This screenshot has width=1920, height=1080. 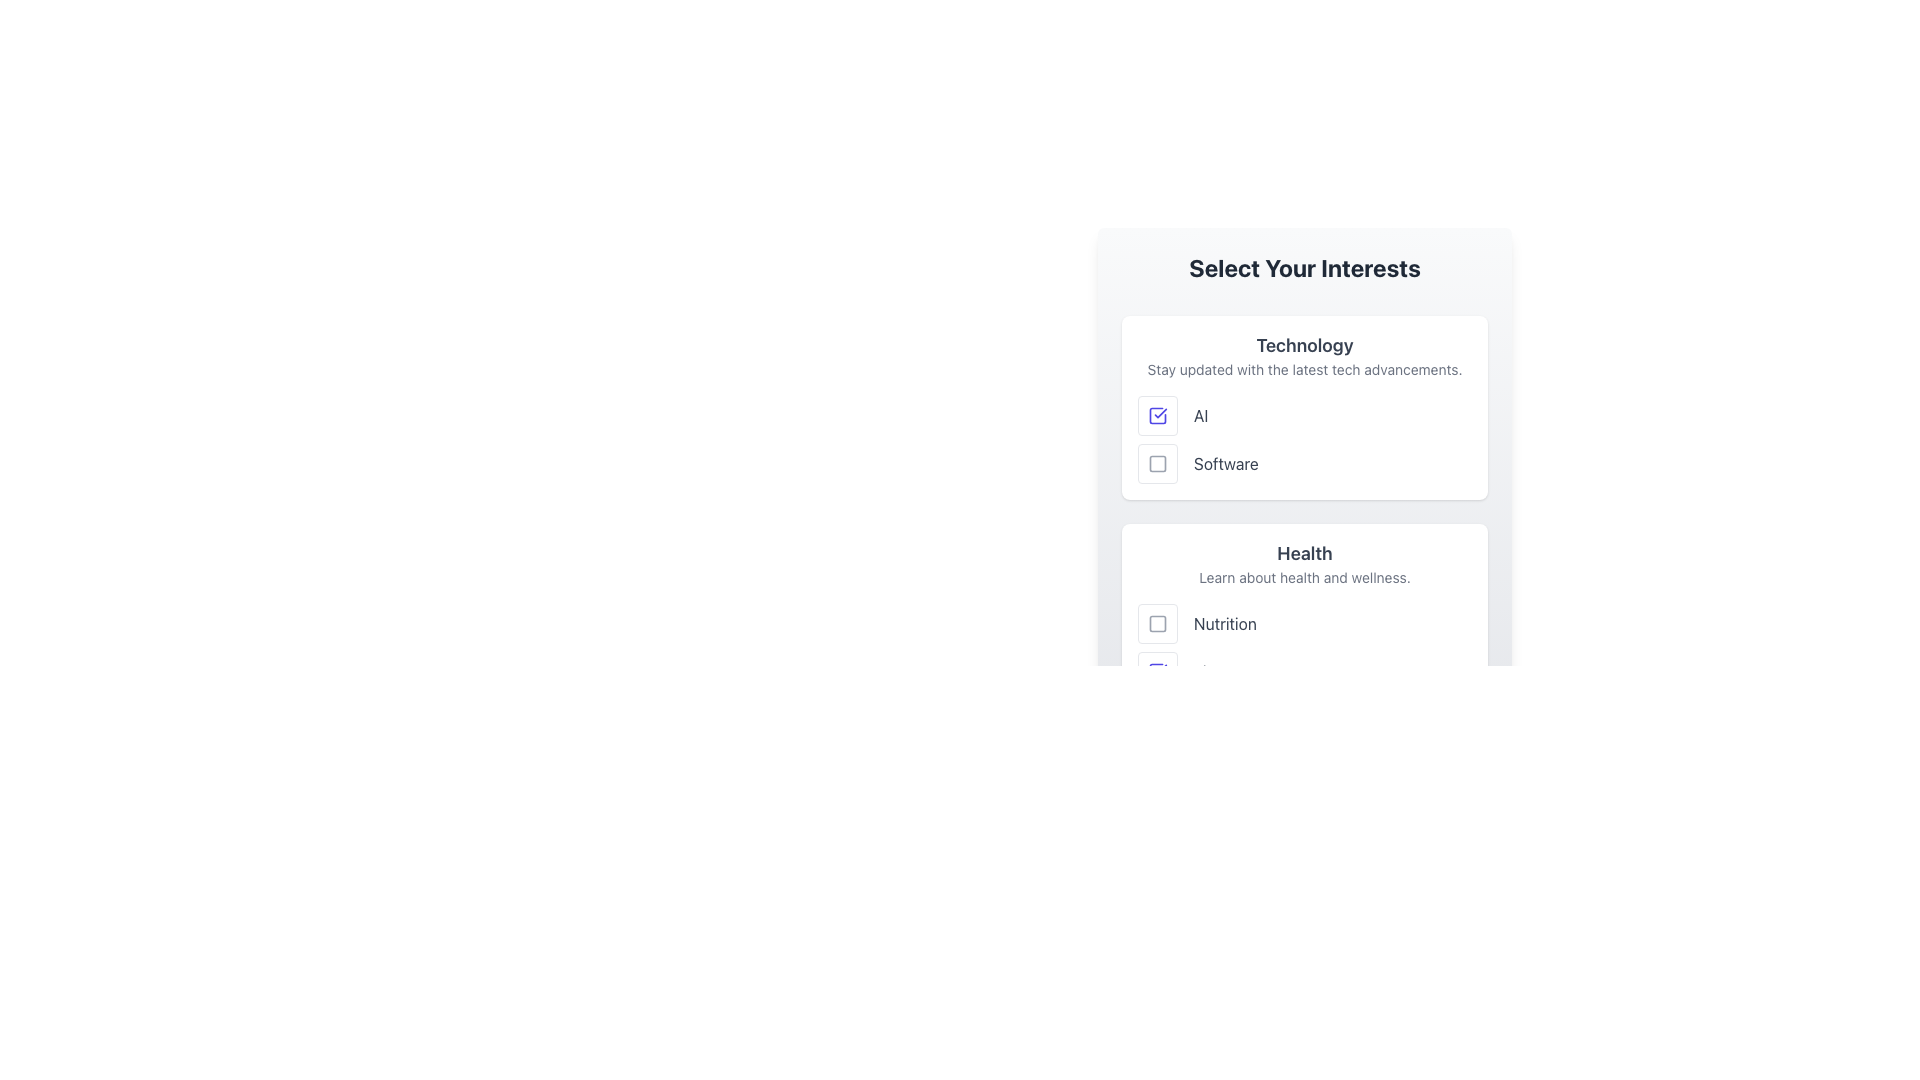 What do you see at coordinates (1157, 415) in the screenshot?
I see `the checkbox for the interest labeled 'AI' in the 'Technology' section` at bounding box center [1157, 415].